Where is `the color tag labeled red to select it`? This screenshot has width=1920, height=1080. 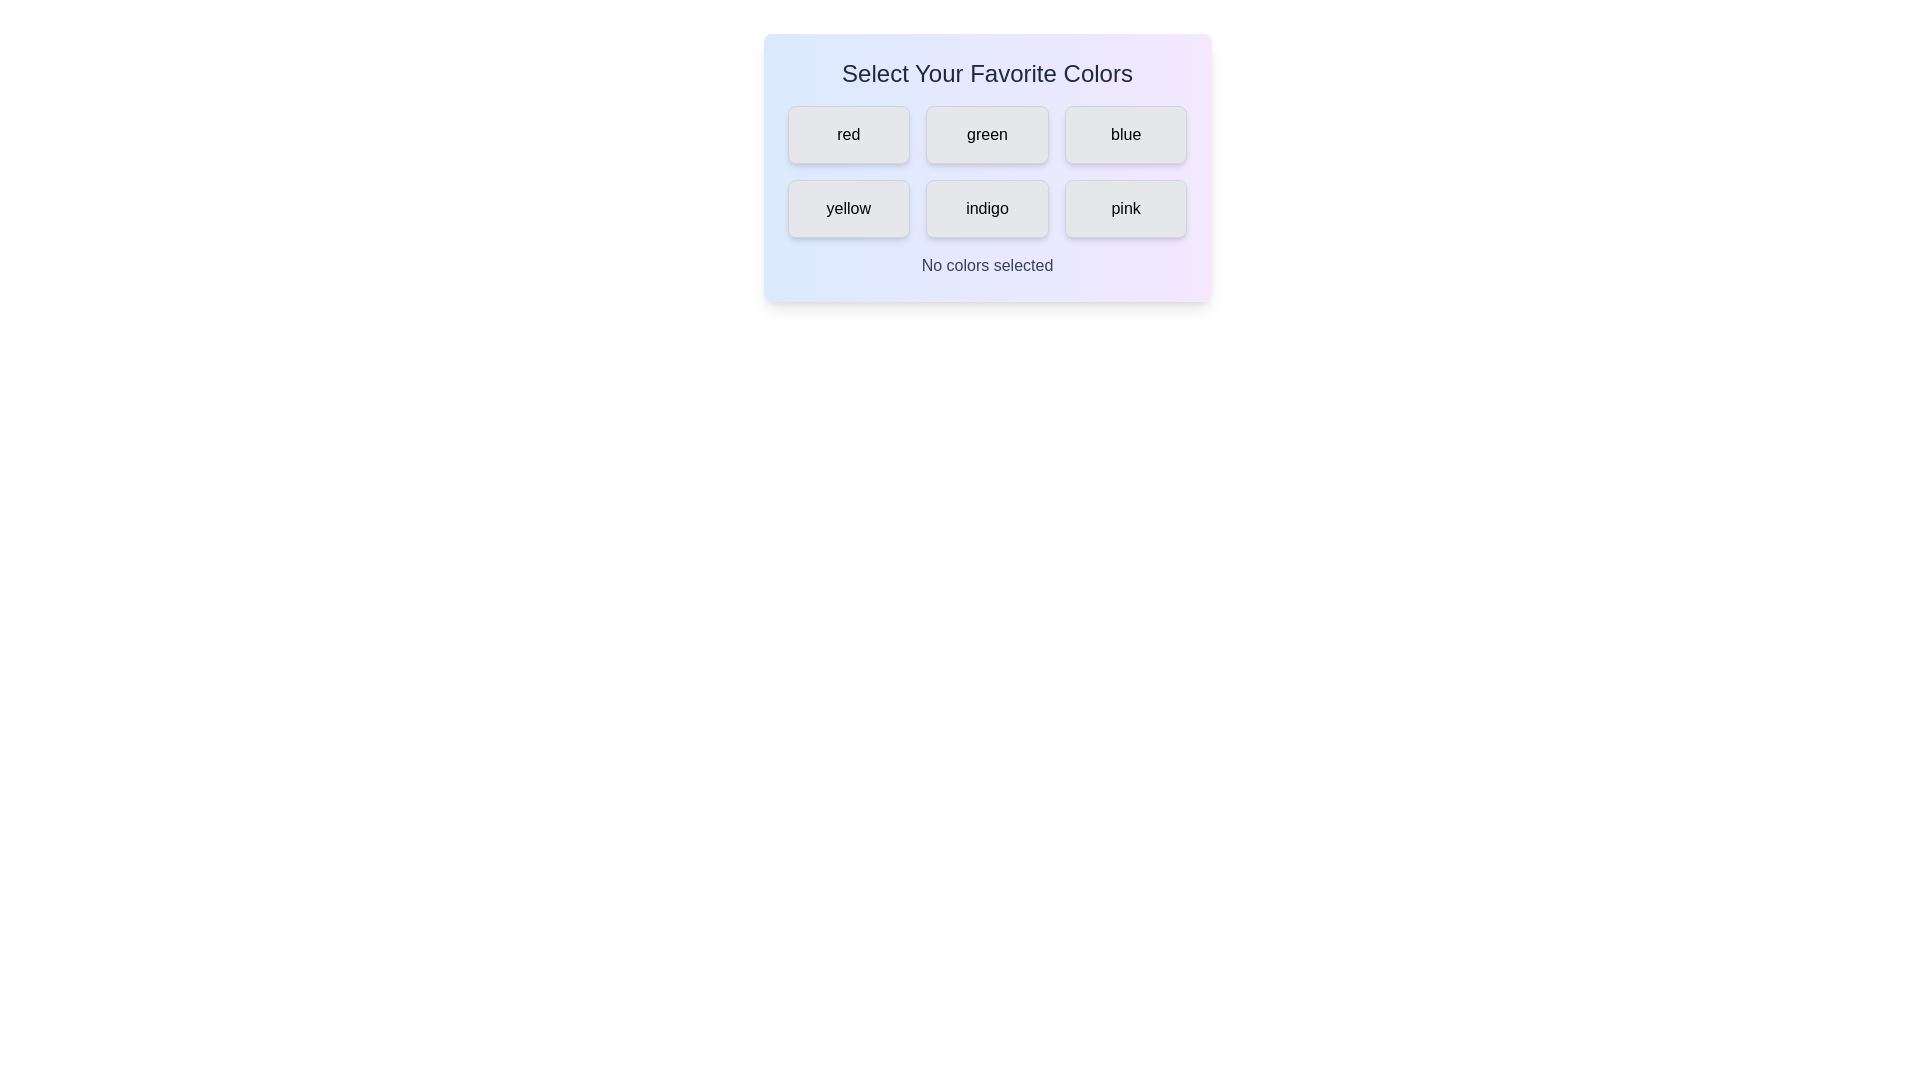
the color tag labeled red to select it is located at coordinates (848, 135).